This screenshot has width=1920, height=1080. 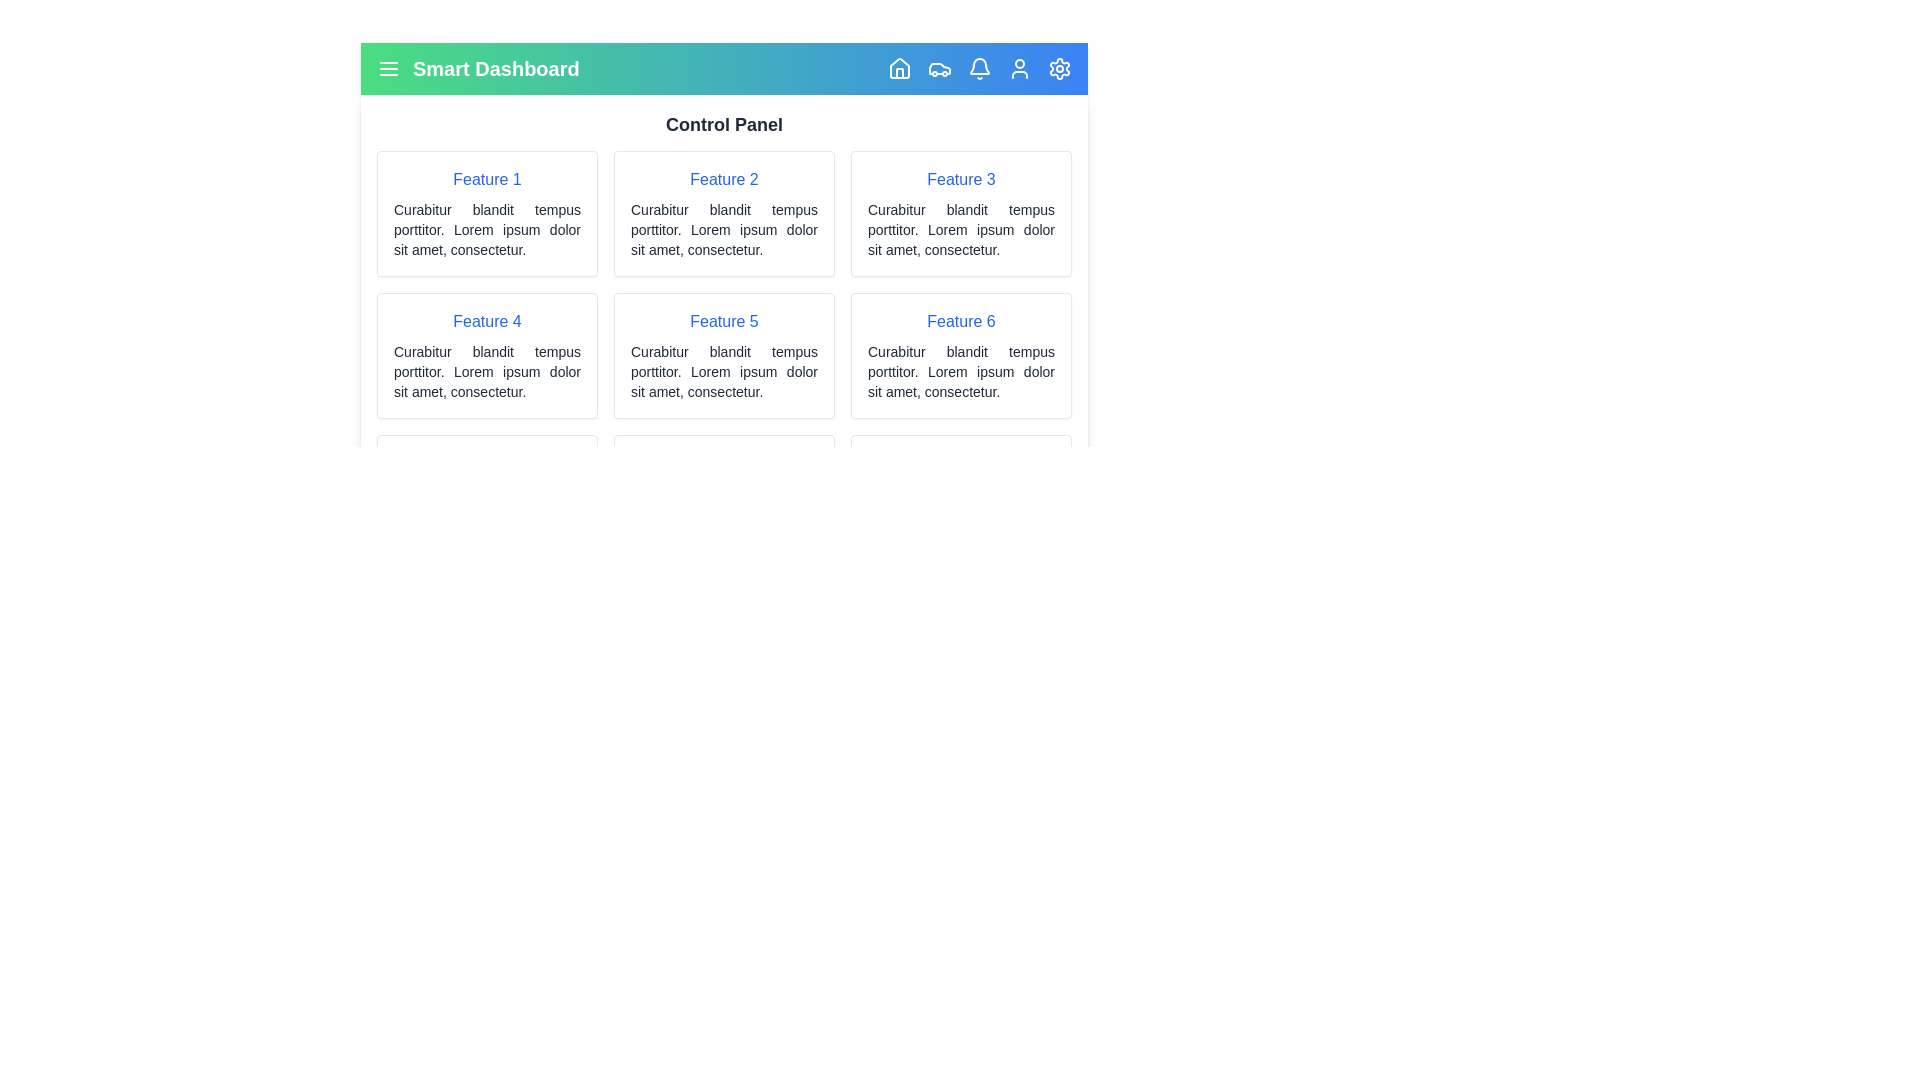 I want to click on the element with the class 'lucide-menu' to observe visual feedback, so click(x=388, y=68).